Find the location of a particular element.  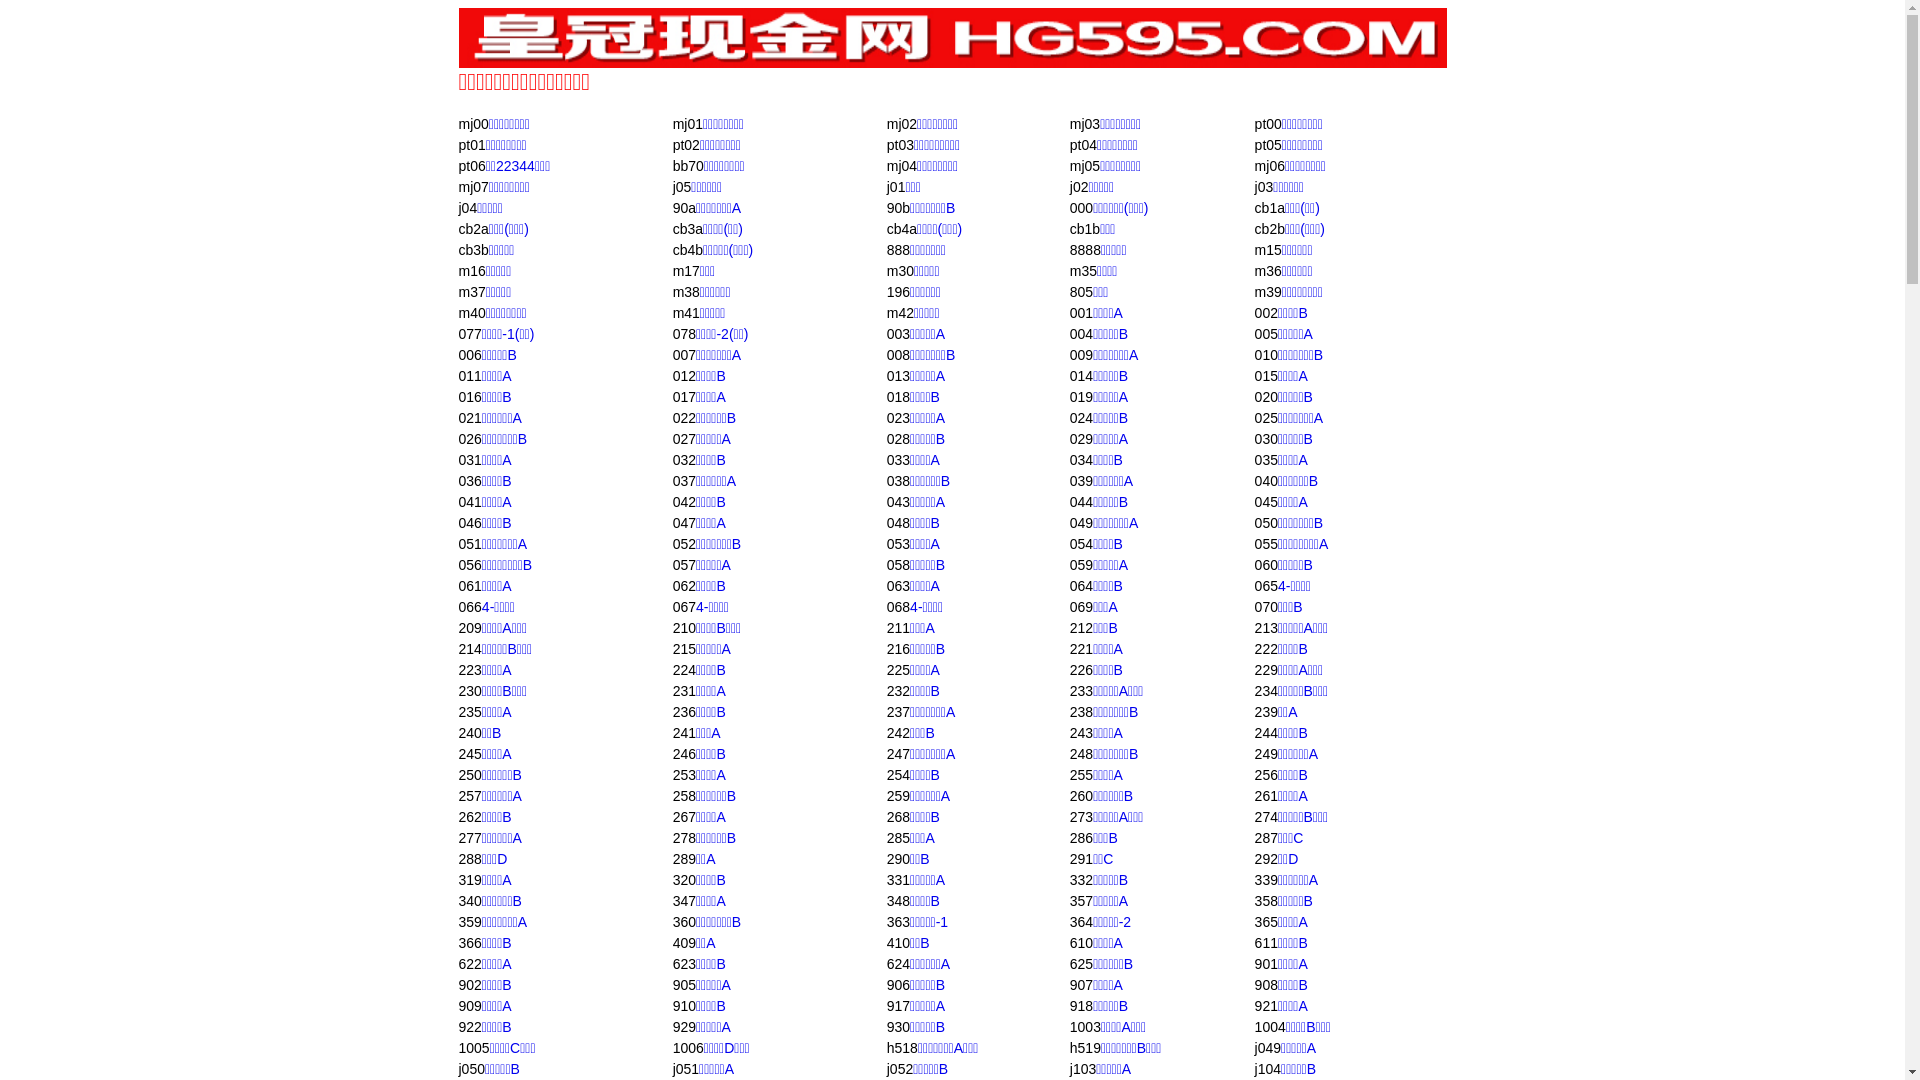

'm40' is located at coordinates (470, 312).